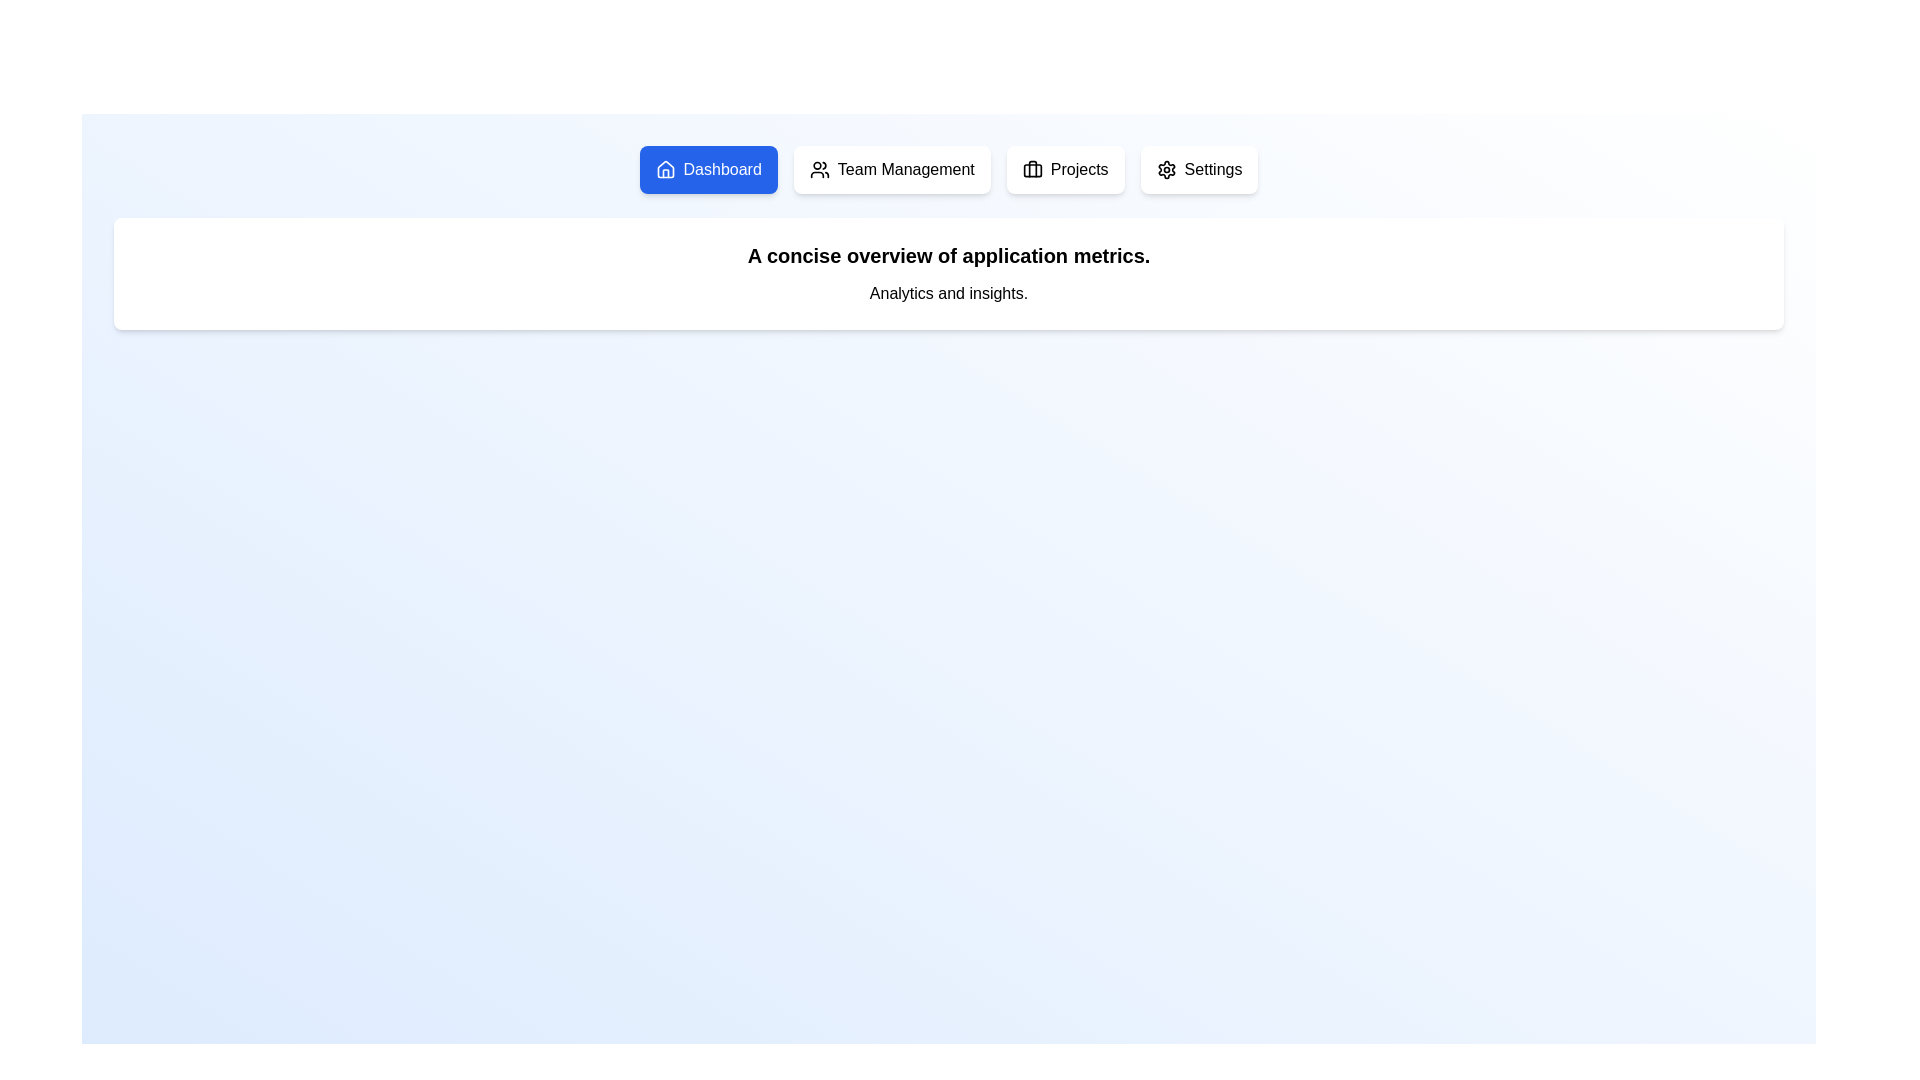 The height and width of the screenshot is (1080, 1920). What do you see at coordinates (721, 168) in the screenshot?
I see `the 'Dashboard' text label in the top navigation menu to focus or navigate to the dashboard functionalities` at bounding box center [721, 168].